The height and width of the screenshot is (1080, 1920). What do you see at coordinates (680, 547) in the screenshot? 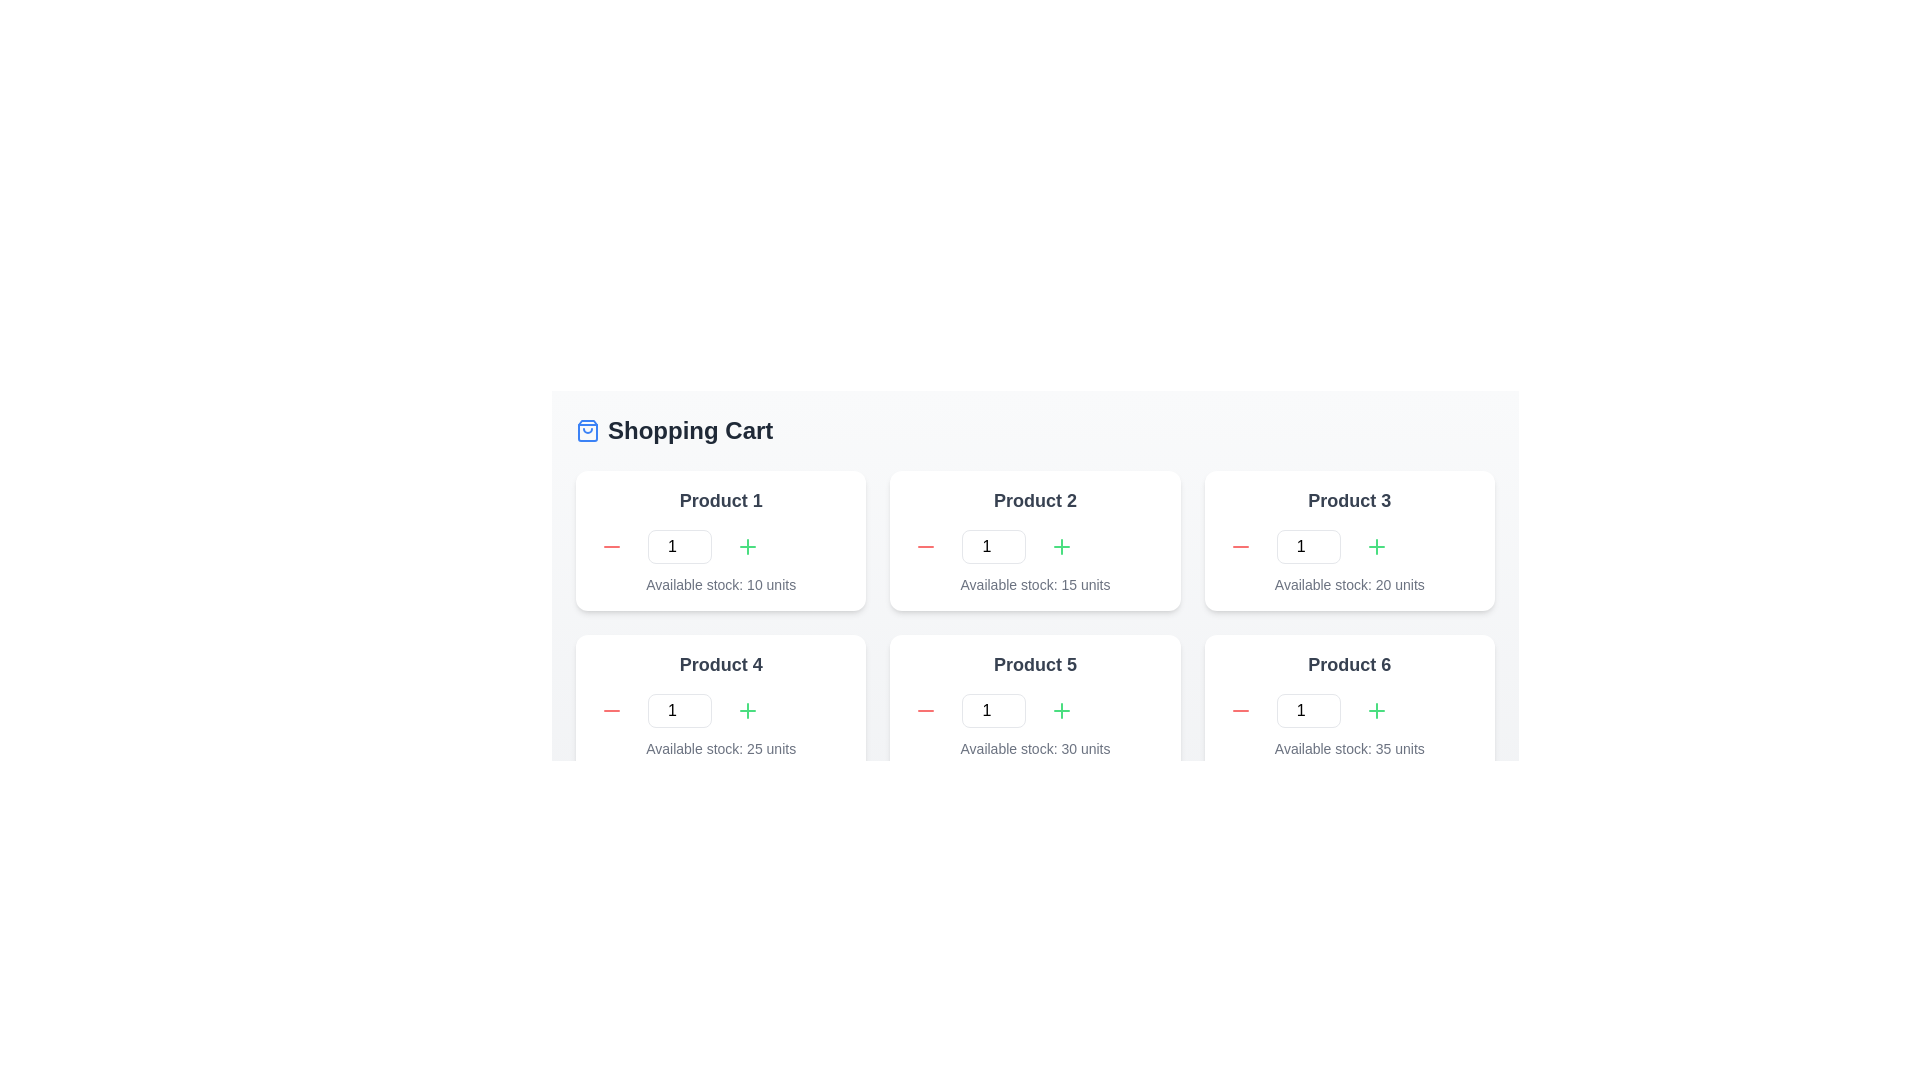
I see `the number input field for 'Product 1' to focus on it` at bounding box center [680, 547].